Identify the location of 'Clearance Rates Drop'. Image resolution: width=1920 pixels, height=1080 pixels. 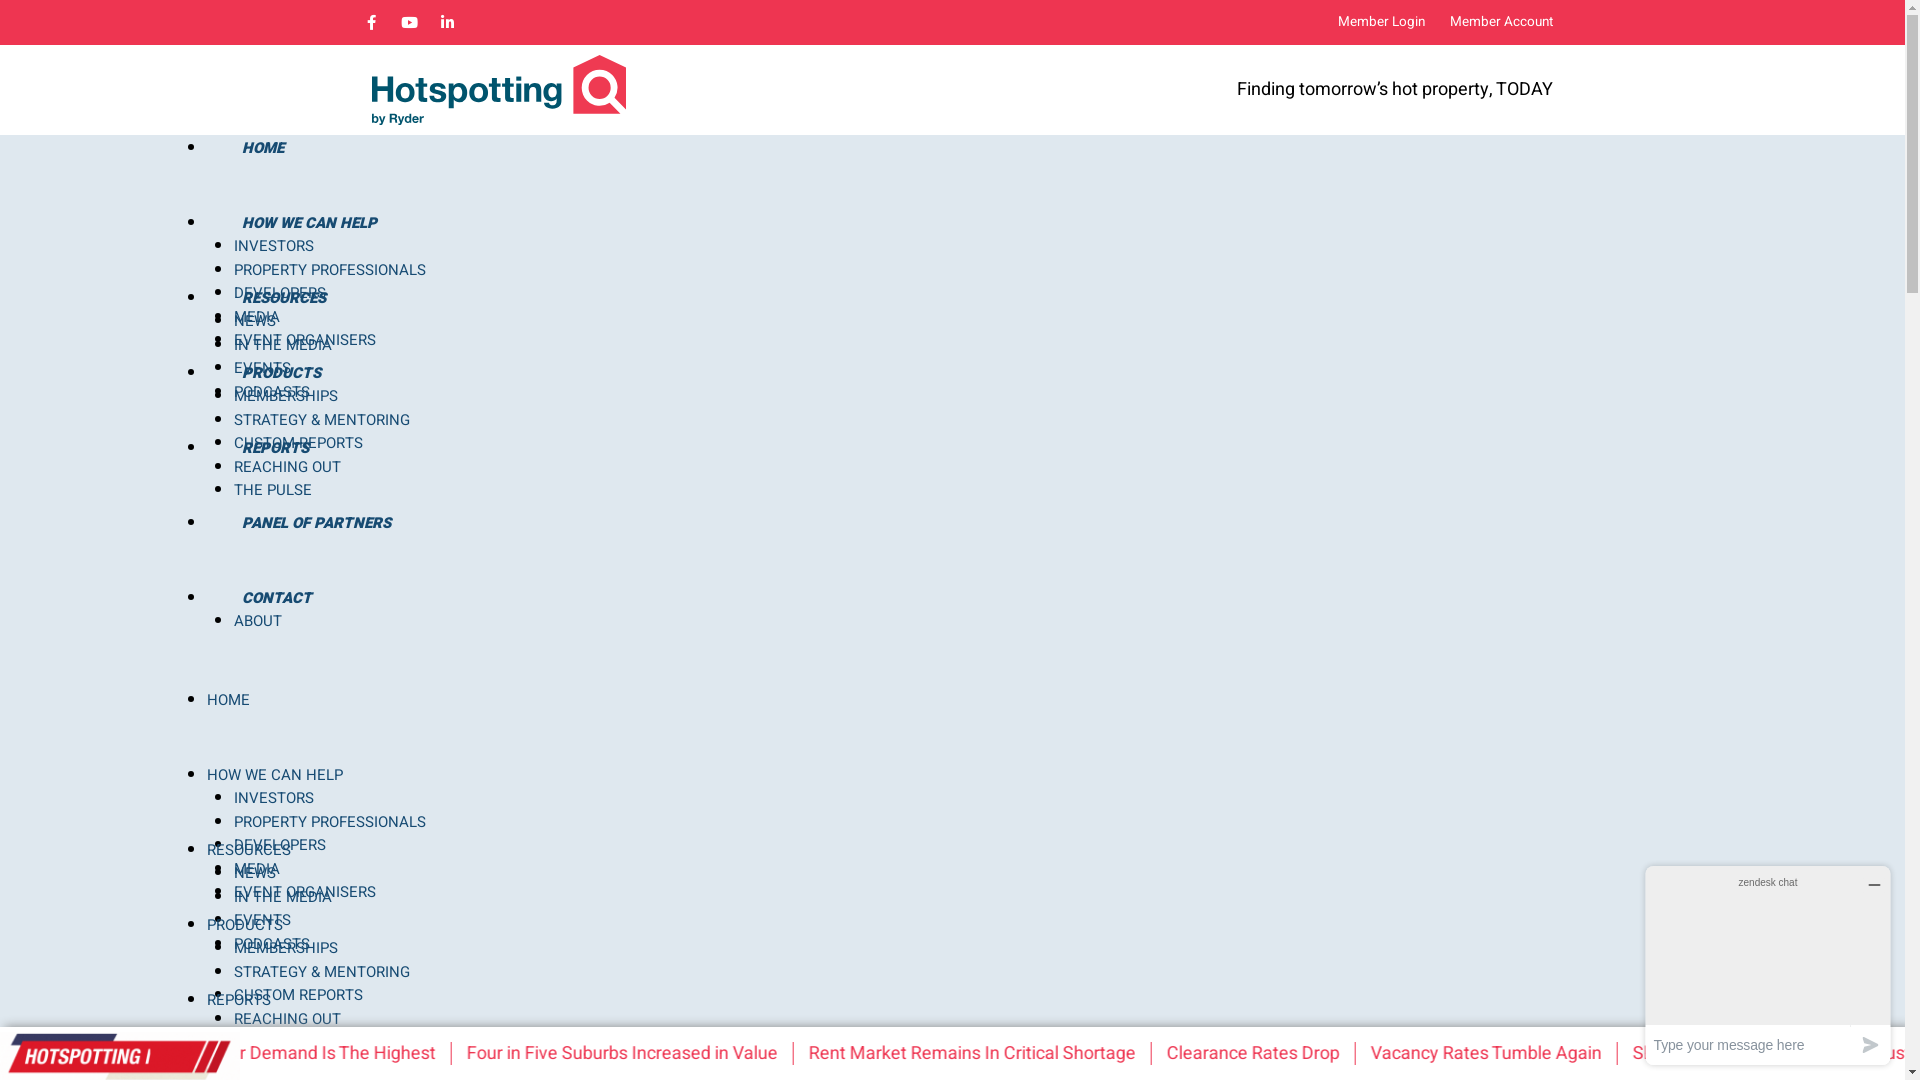
(1190, 1052).